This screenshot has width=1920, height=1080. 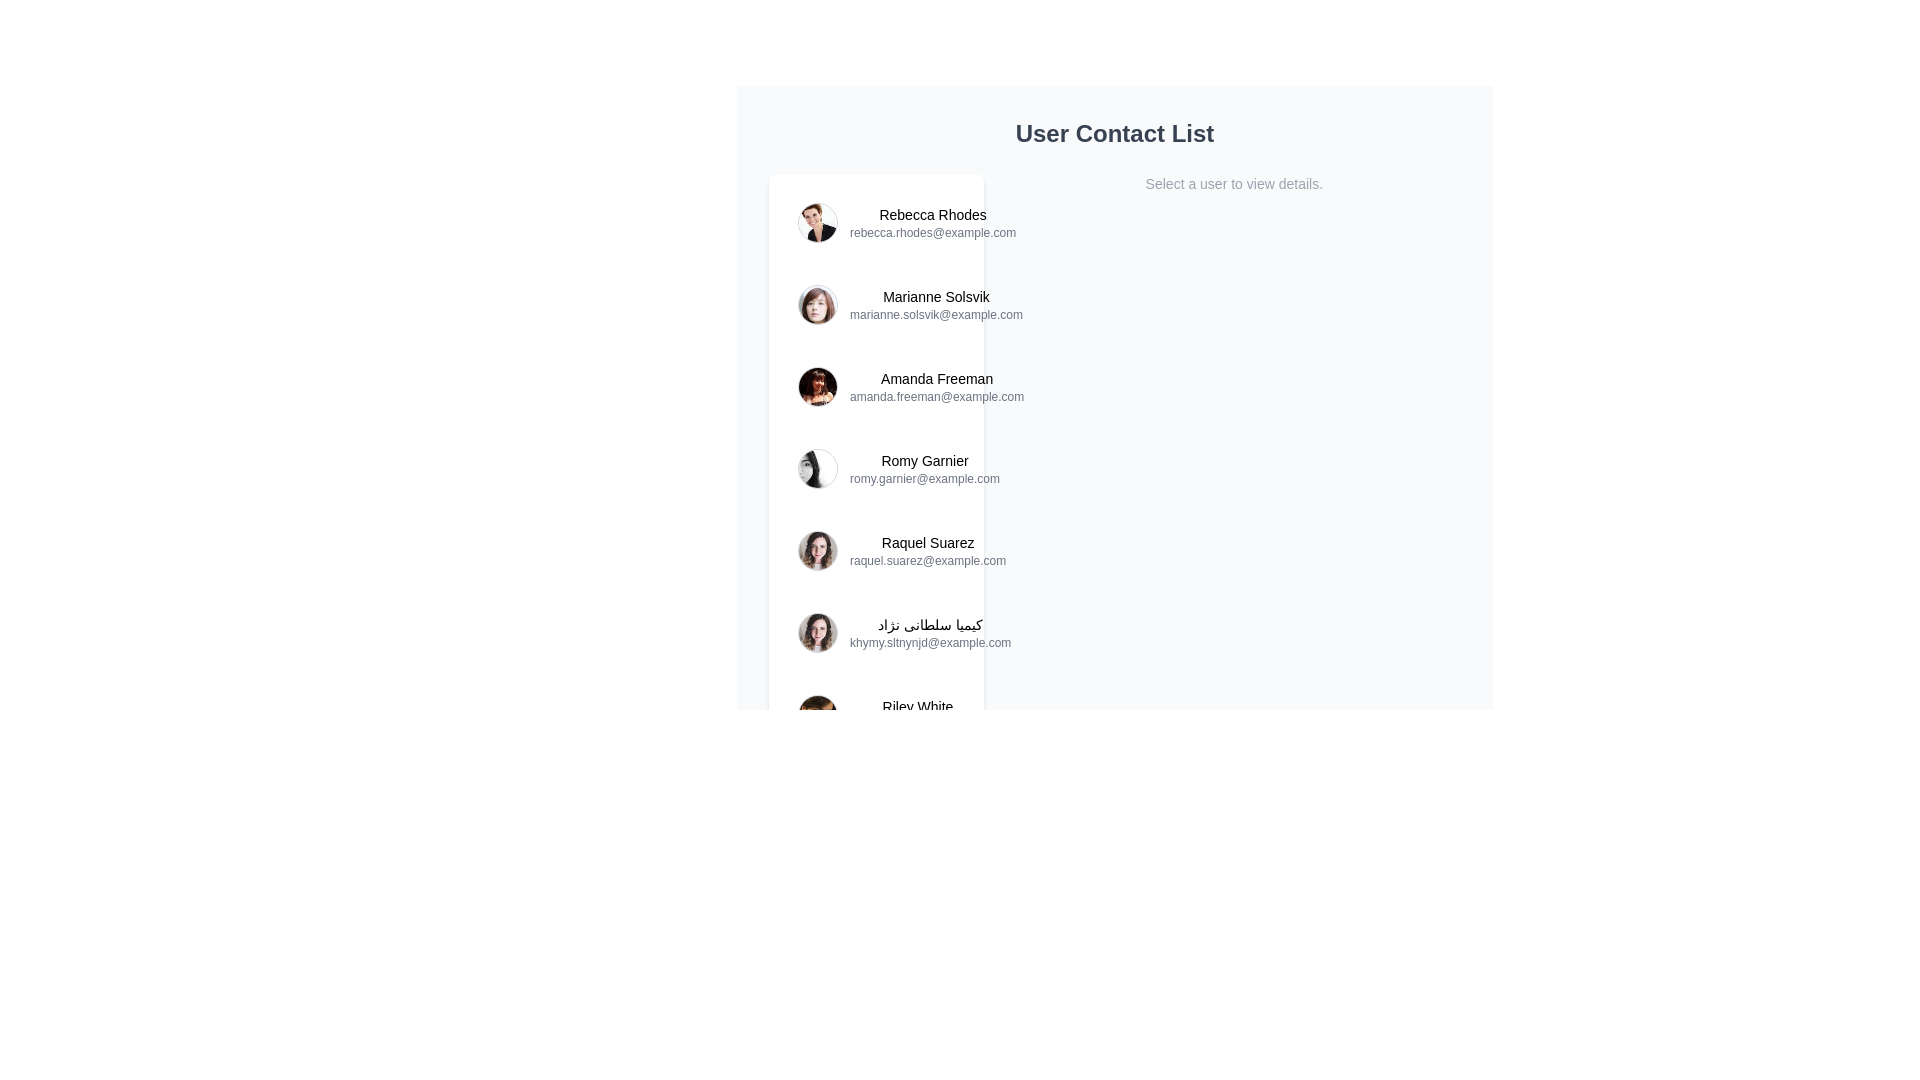 What do you see at coordinates (927, 551) in the screenshot?
I see `the text label pair displaying 'Raquel Suarez' and 'raquel.suarez@example.com' in the user contact list under the fifth entry` at bounding box center [927, 551].